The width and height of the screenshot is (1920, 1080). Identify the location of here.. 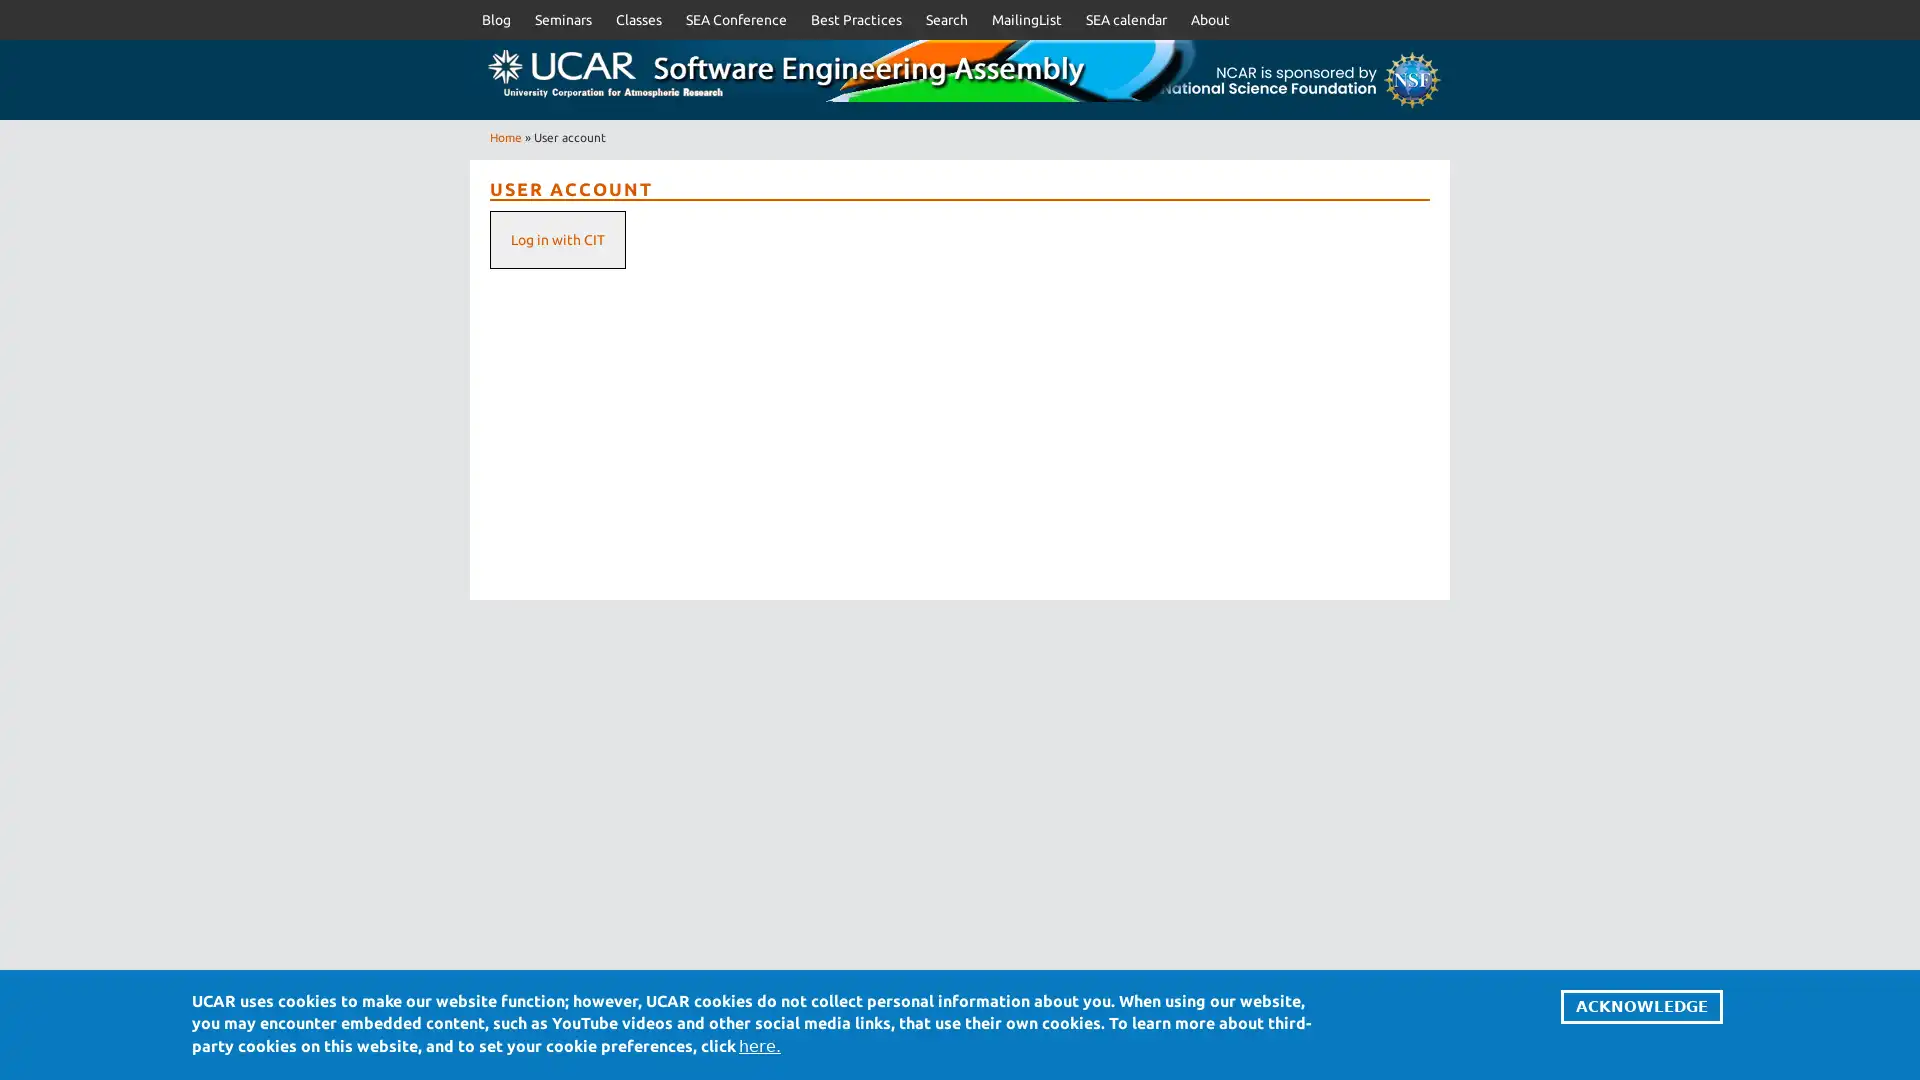
(758, 1044).